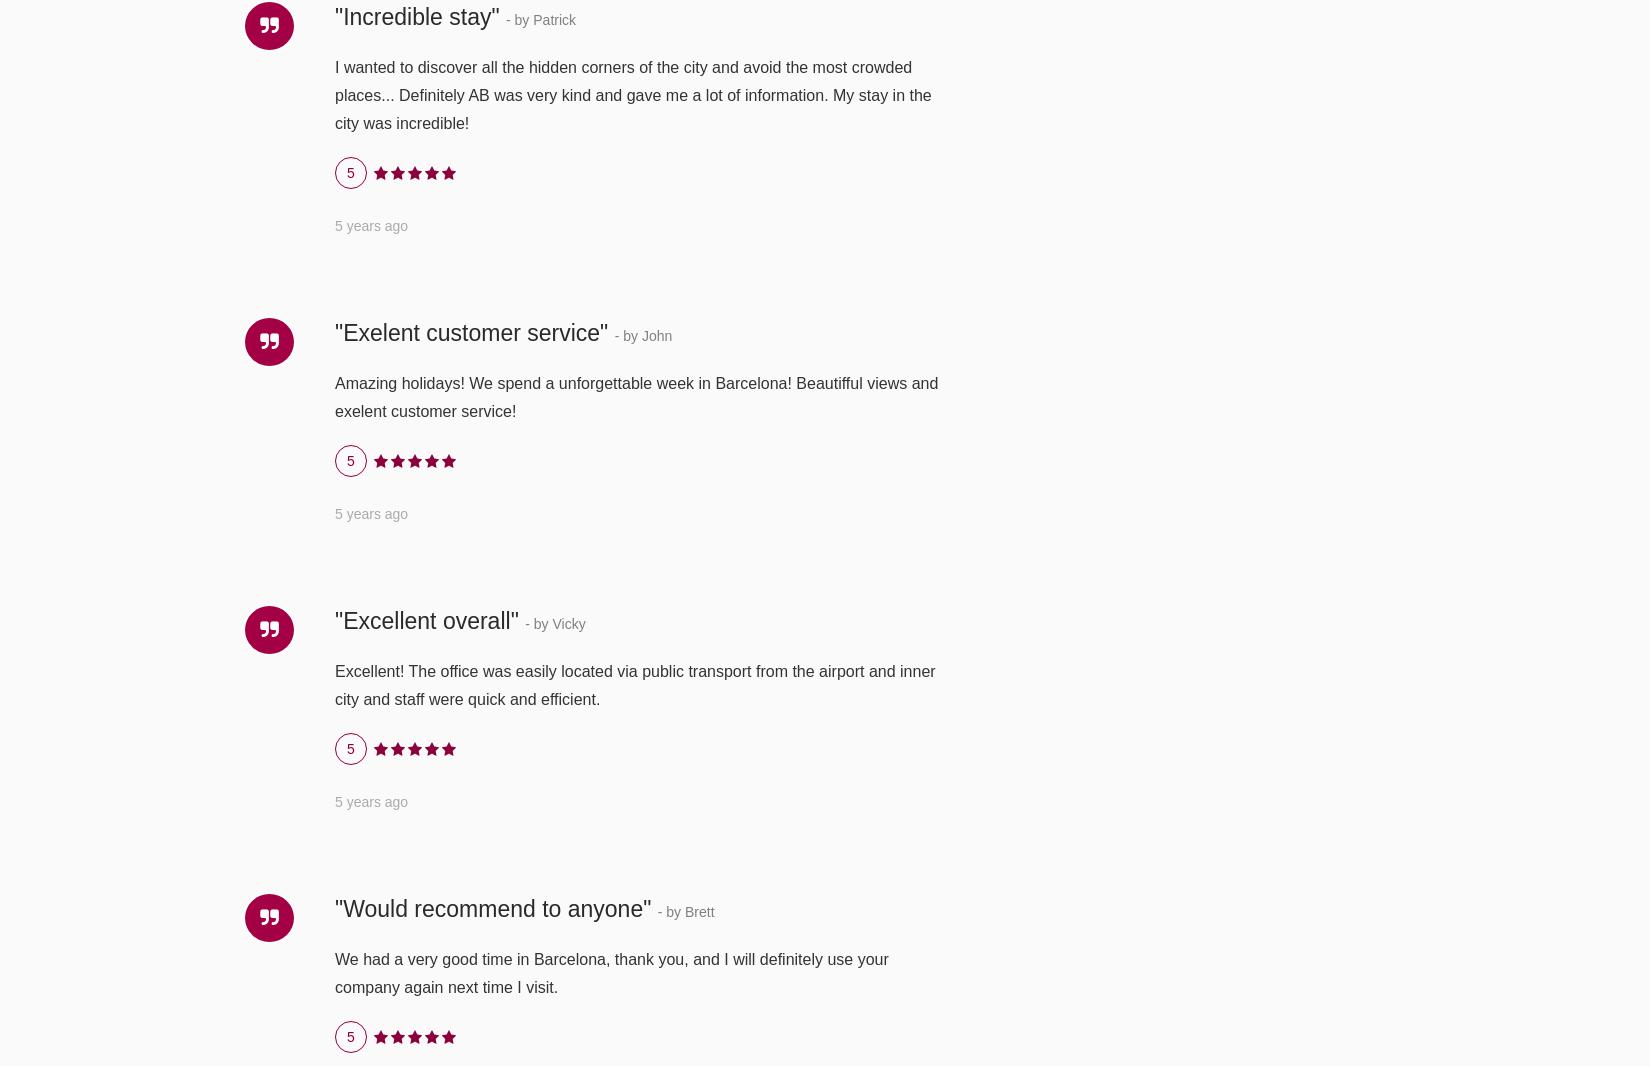 Image resolution: width=1650 pixels, height=1066 pixels. What do you see at coordinates (334, 396) in the screenshot?
I see `'Amazing holidays! We spend a unforgettable week in Barcelona! Beautifful views and  exelent customer service!'` at bounding box center [334, 396].